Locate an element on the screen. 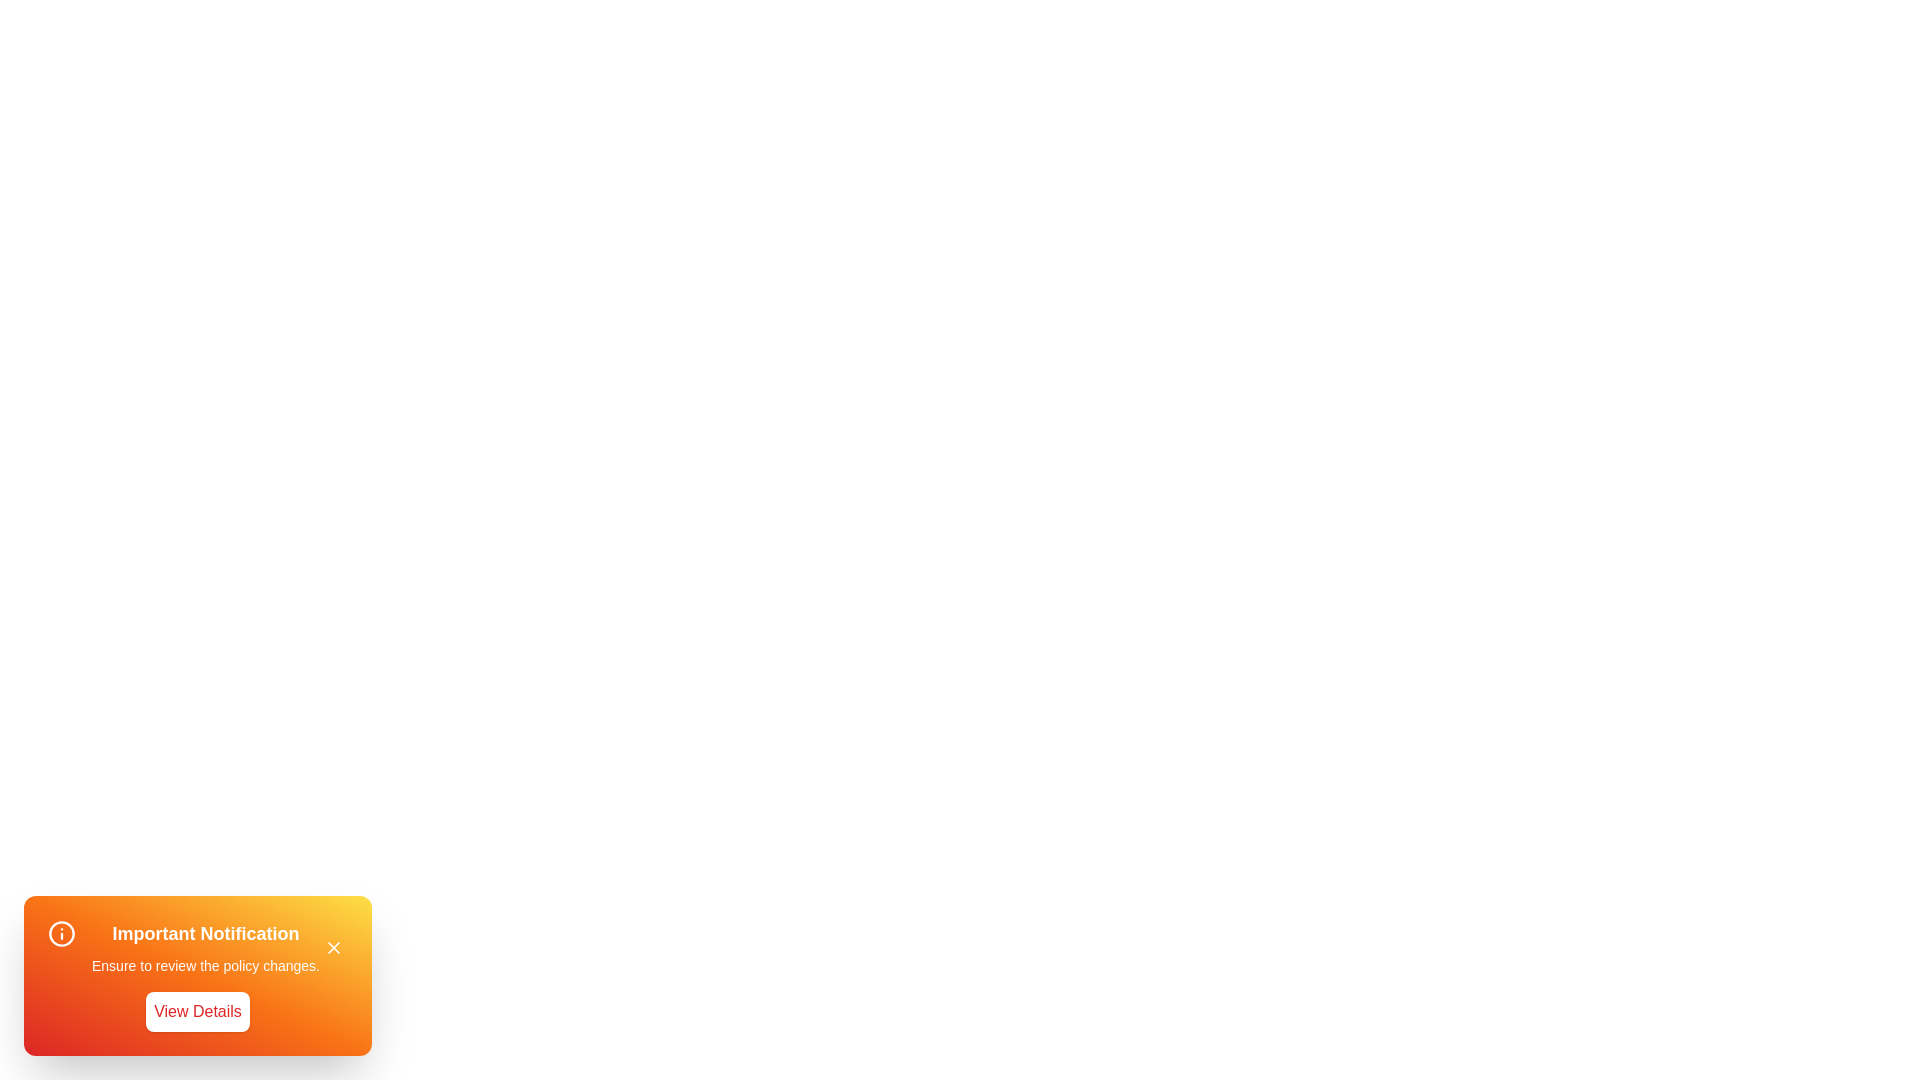 The image size is (1920, 1080). the 'X' button to dismiss the alert is located at coordinates (334, 947).